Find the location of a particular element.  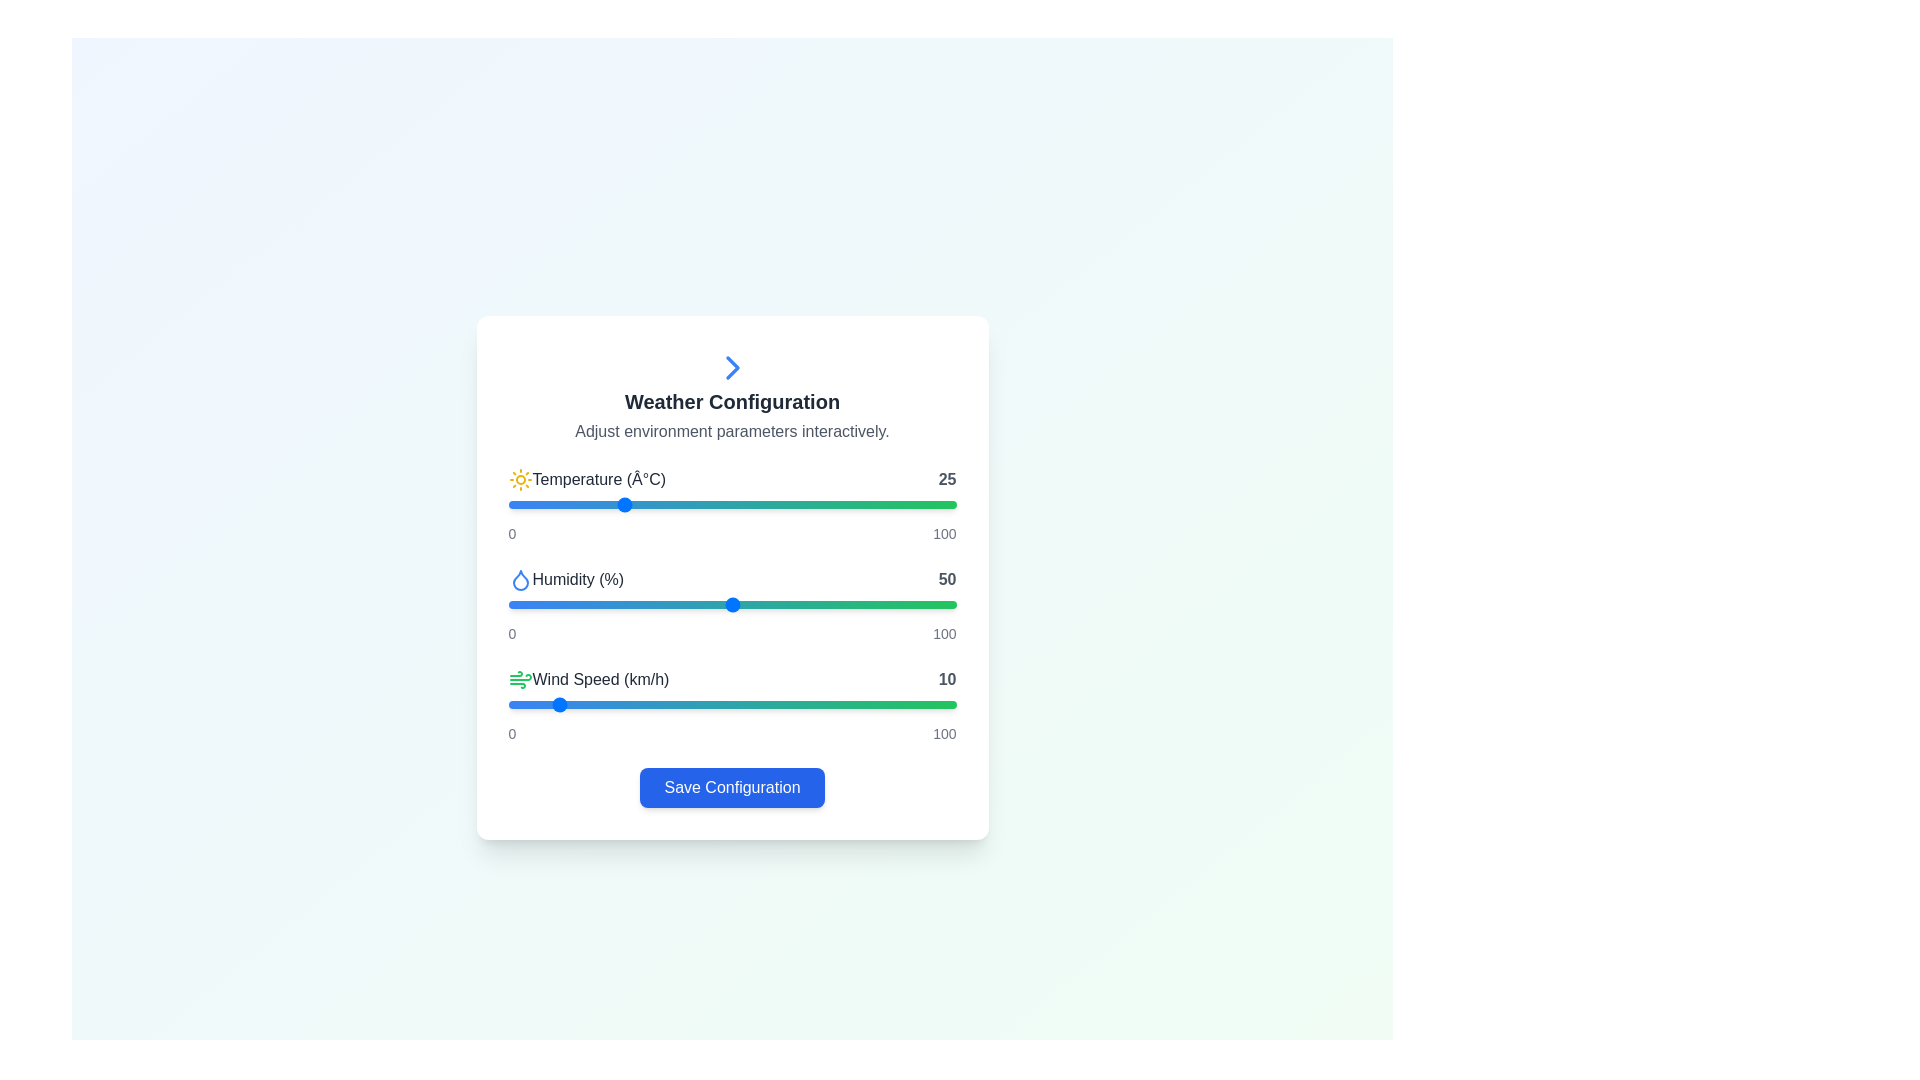

the Text Label displaying the current wind speed in kilometers per hour, located in the bottom-most labeled section of the 'Weather Configuration' card, adjacent to the label 'Wind Speed (km/h)' is located at coordinates (946, 678).